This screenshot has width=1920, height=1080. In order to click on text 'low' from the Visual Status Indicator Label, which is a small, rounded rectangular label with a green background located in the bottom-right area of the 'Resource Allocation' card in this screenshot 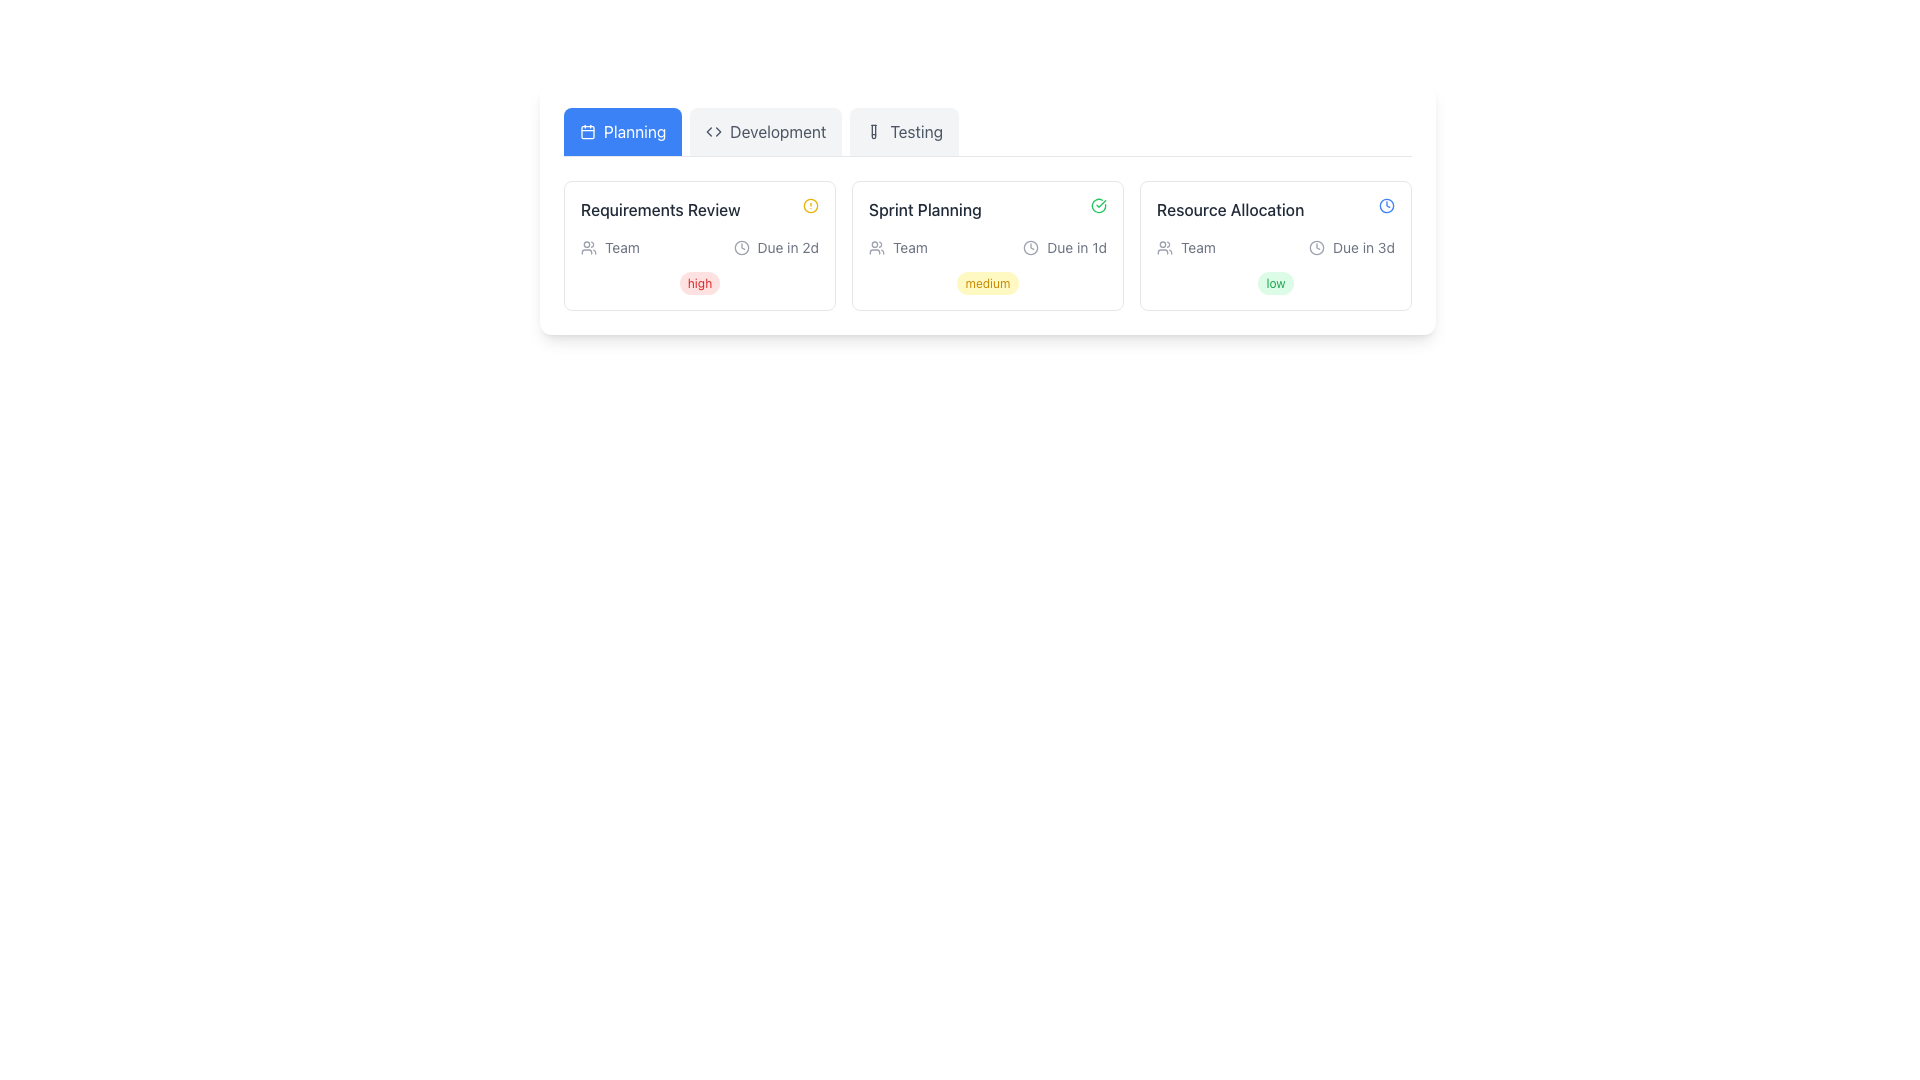, I will do `click(1275, 283)`.